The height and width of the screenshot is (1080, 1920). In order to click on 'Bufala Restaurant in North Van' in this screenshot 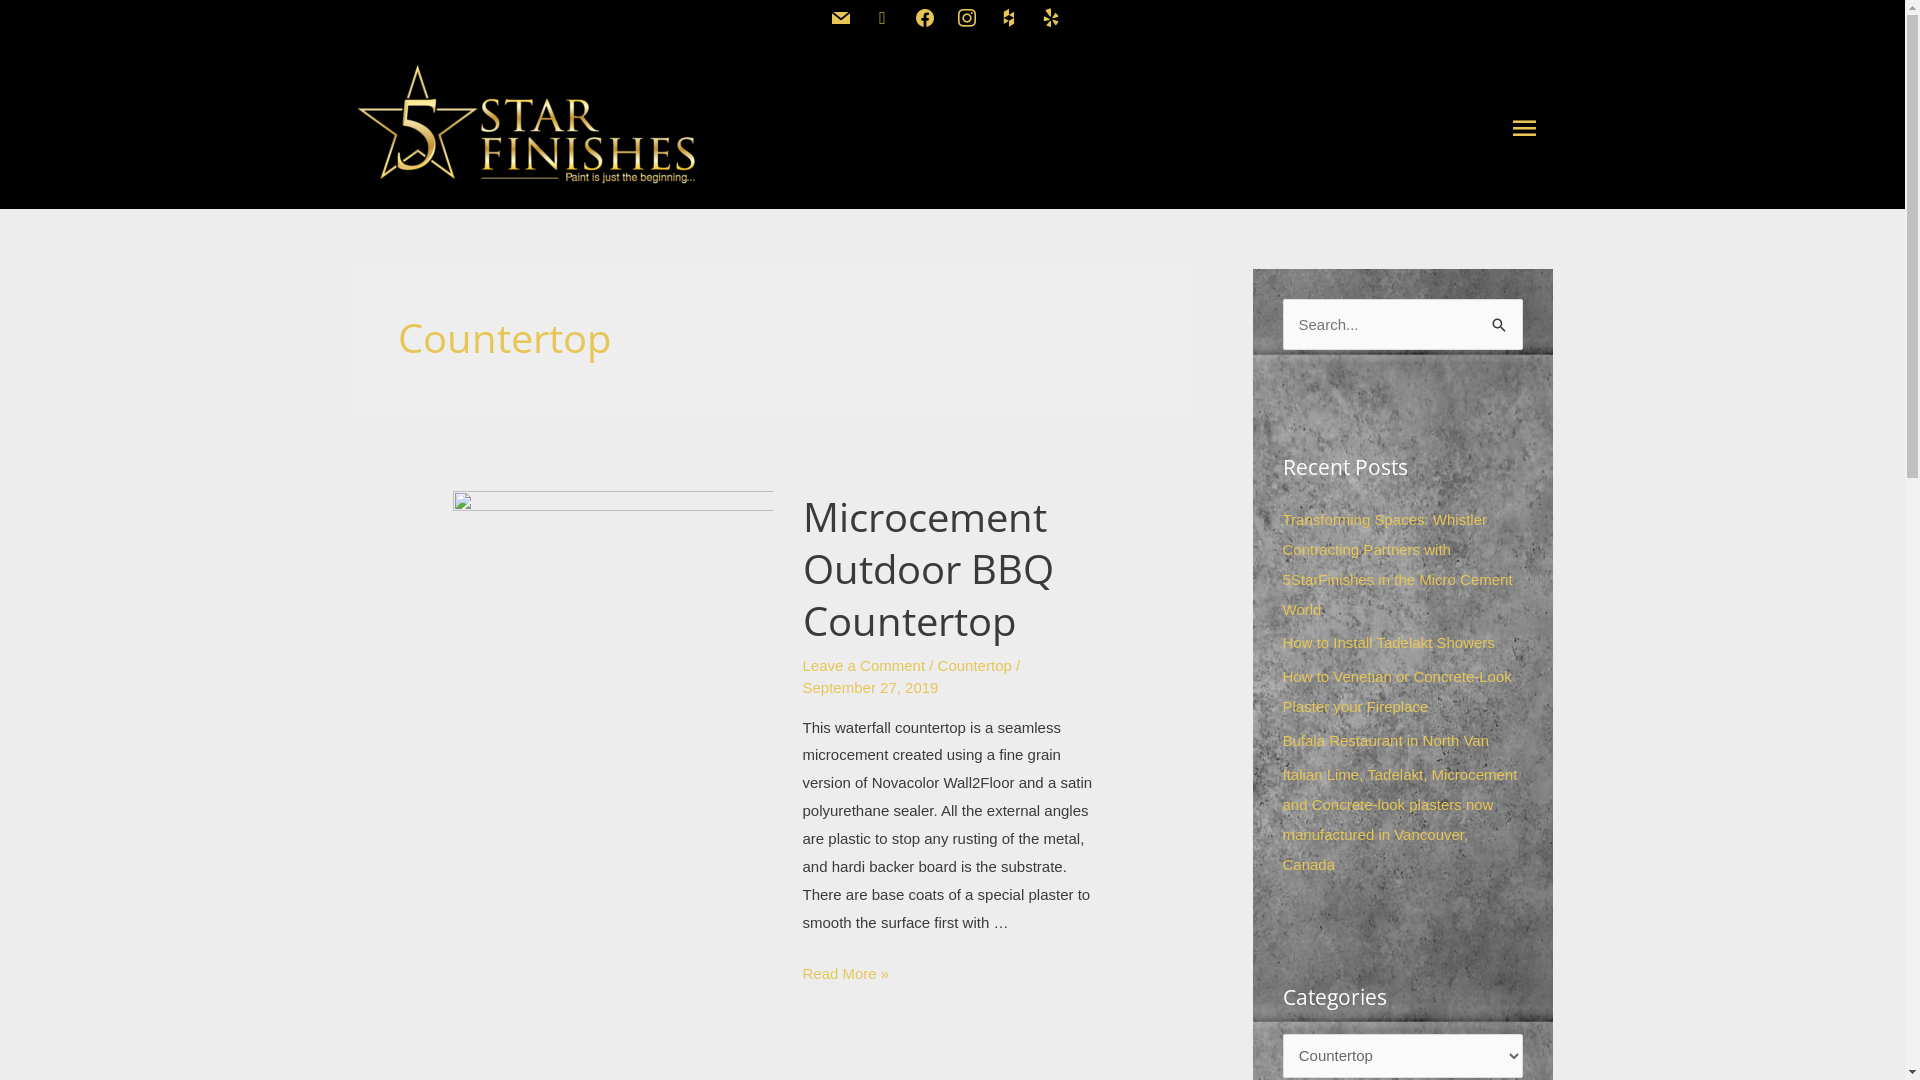, I will do `click(1281, 740)`.